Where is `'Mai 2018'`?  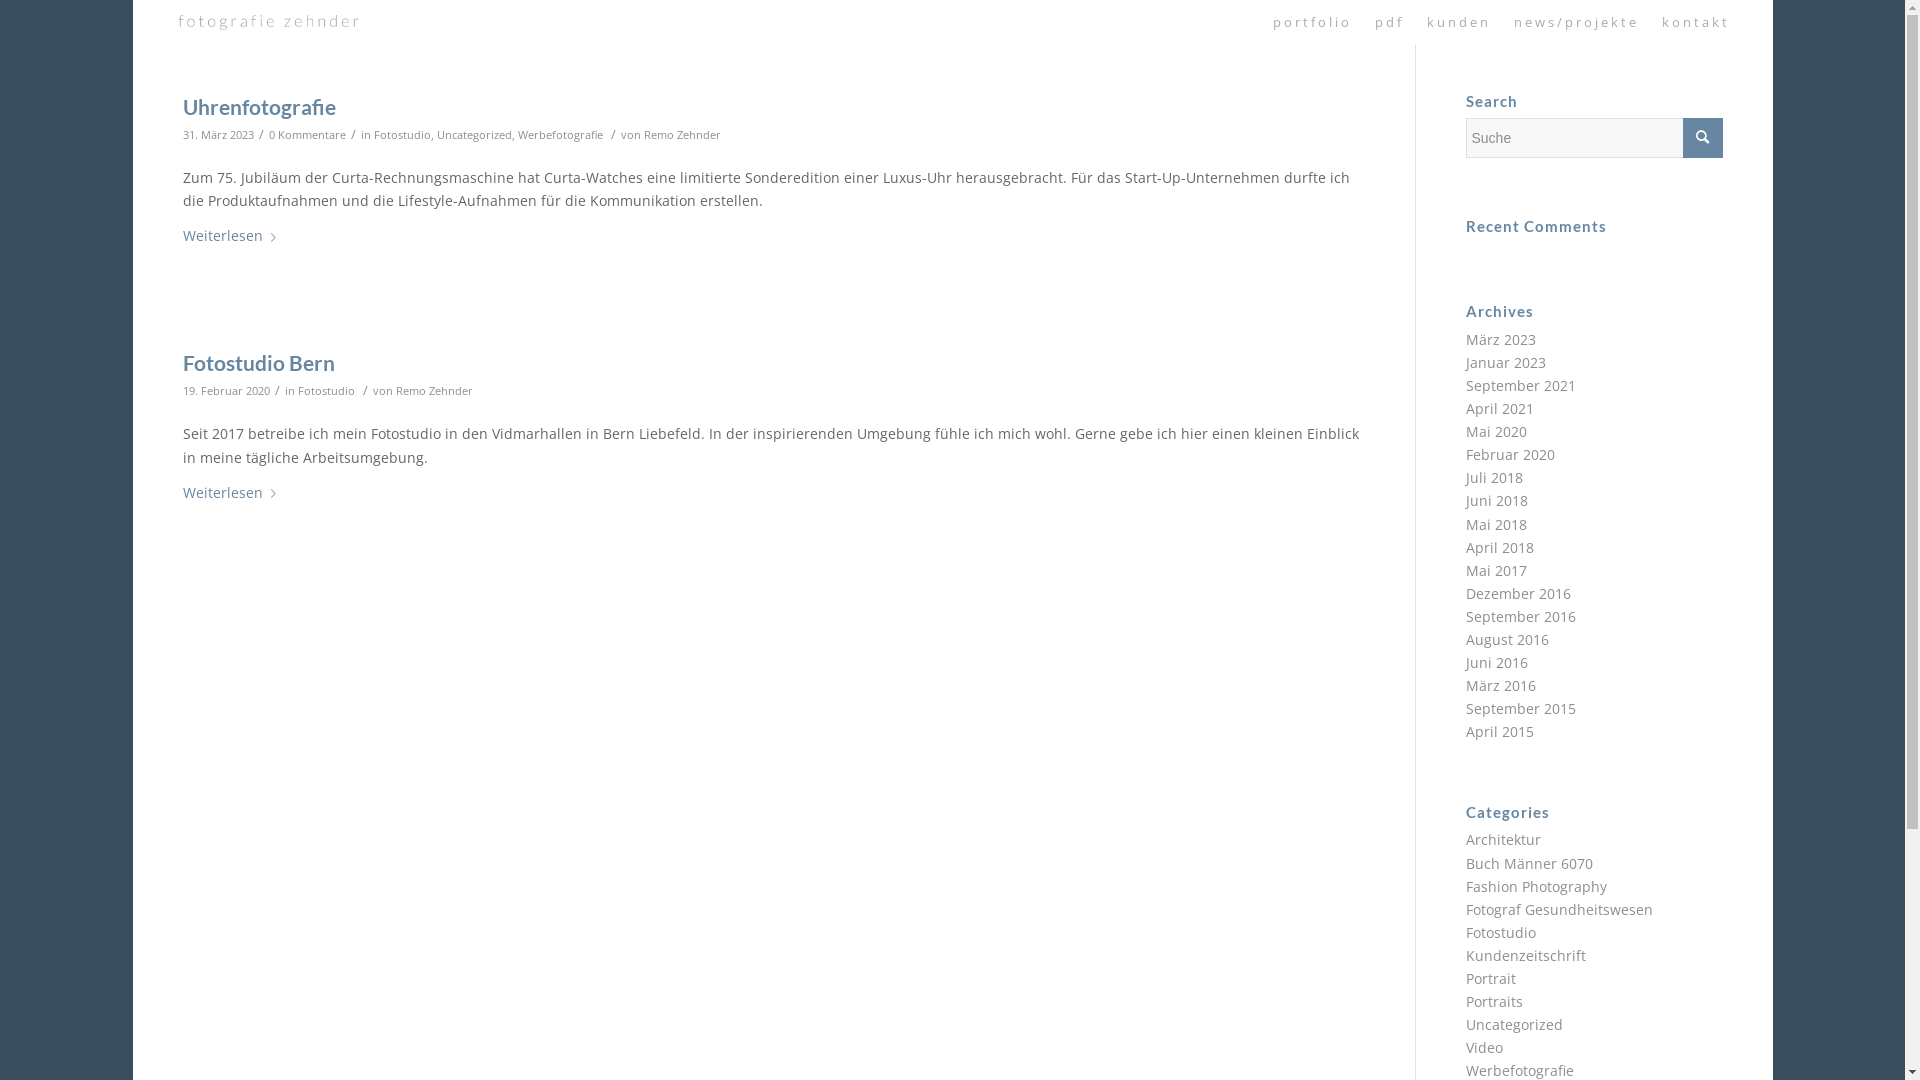 'Mai 2018' is located at coordinates (1496, 523).